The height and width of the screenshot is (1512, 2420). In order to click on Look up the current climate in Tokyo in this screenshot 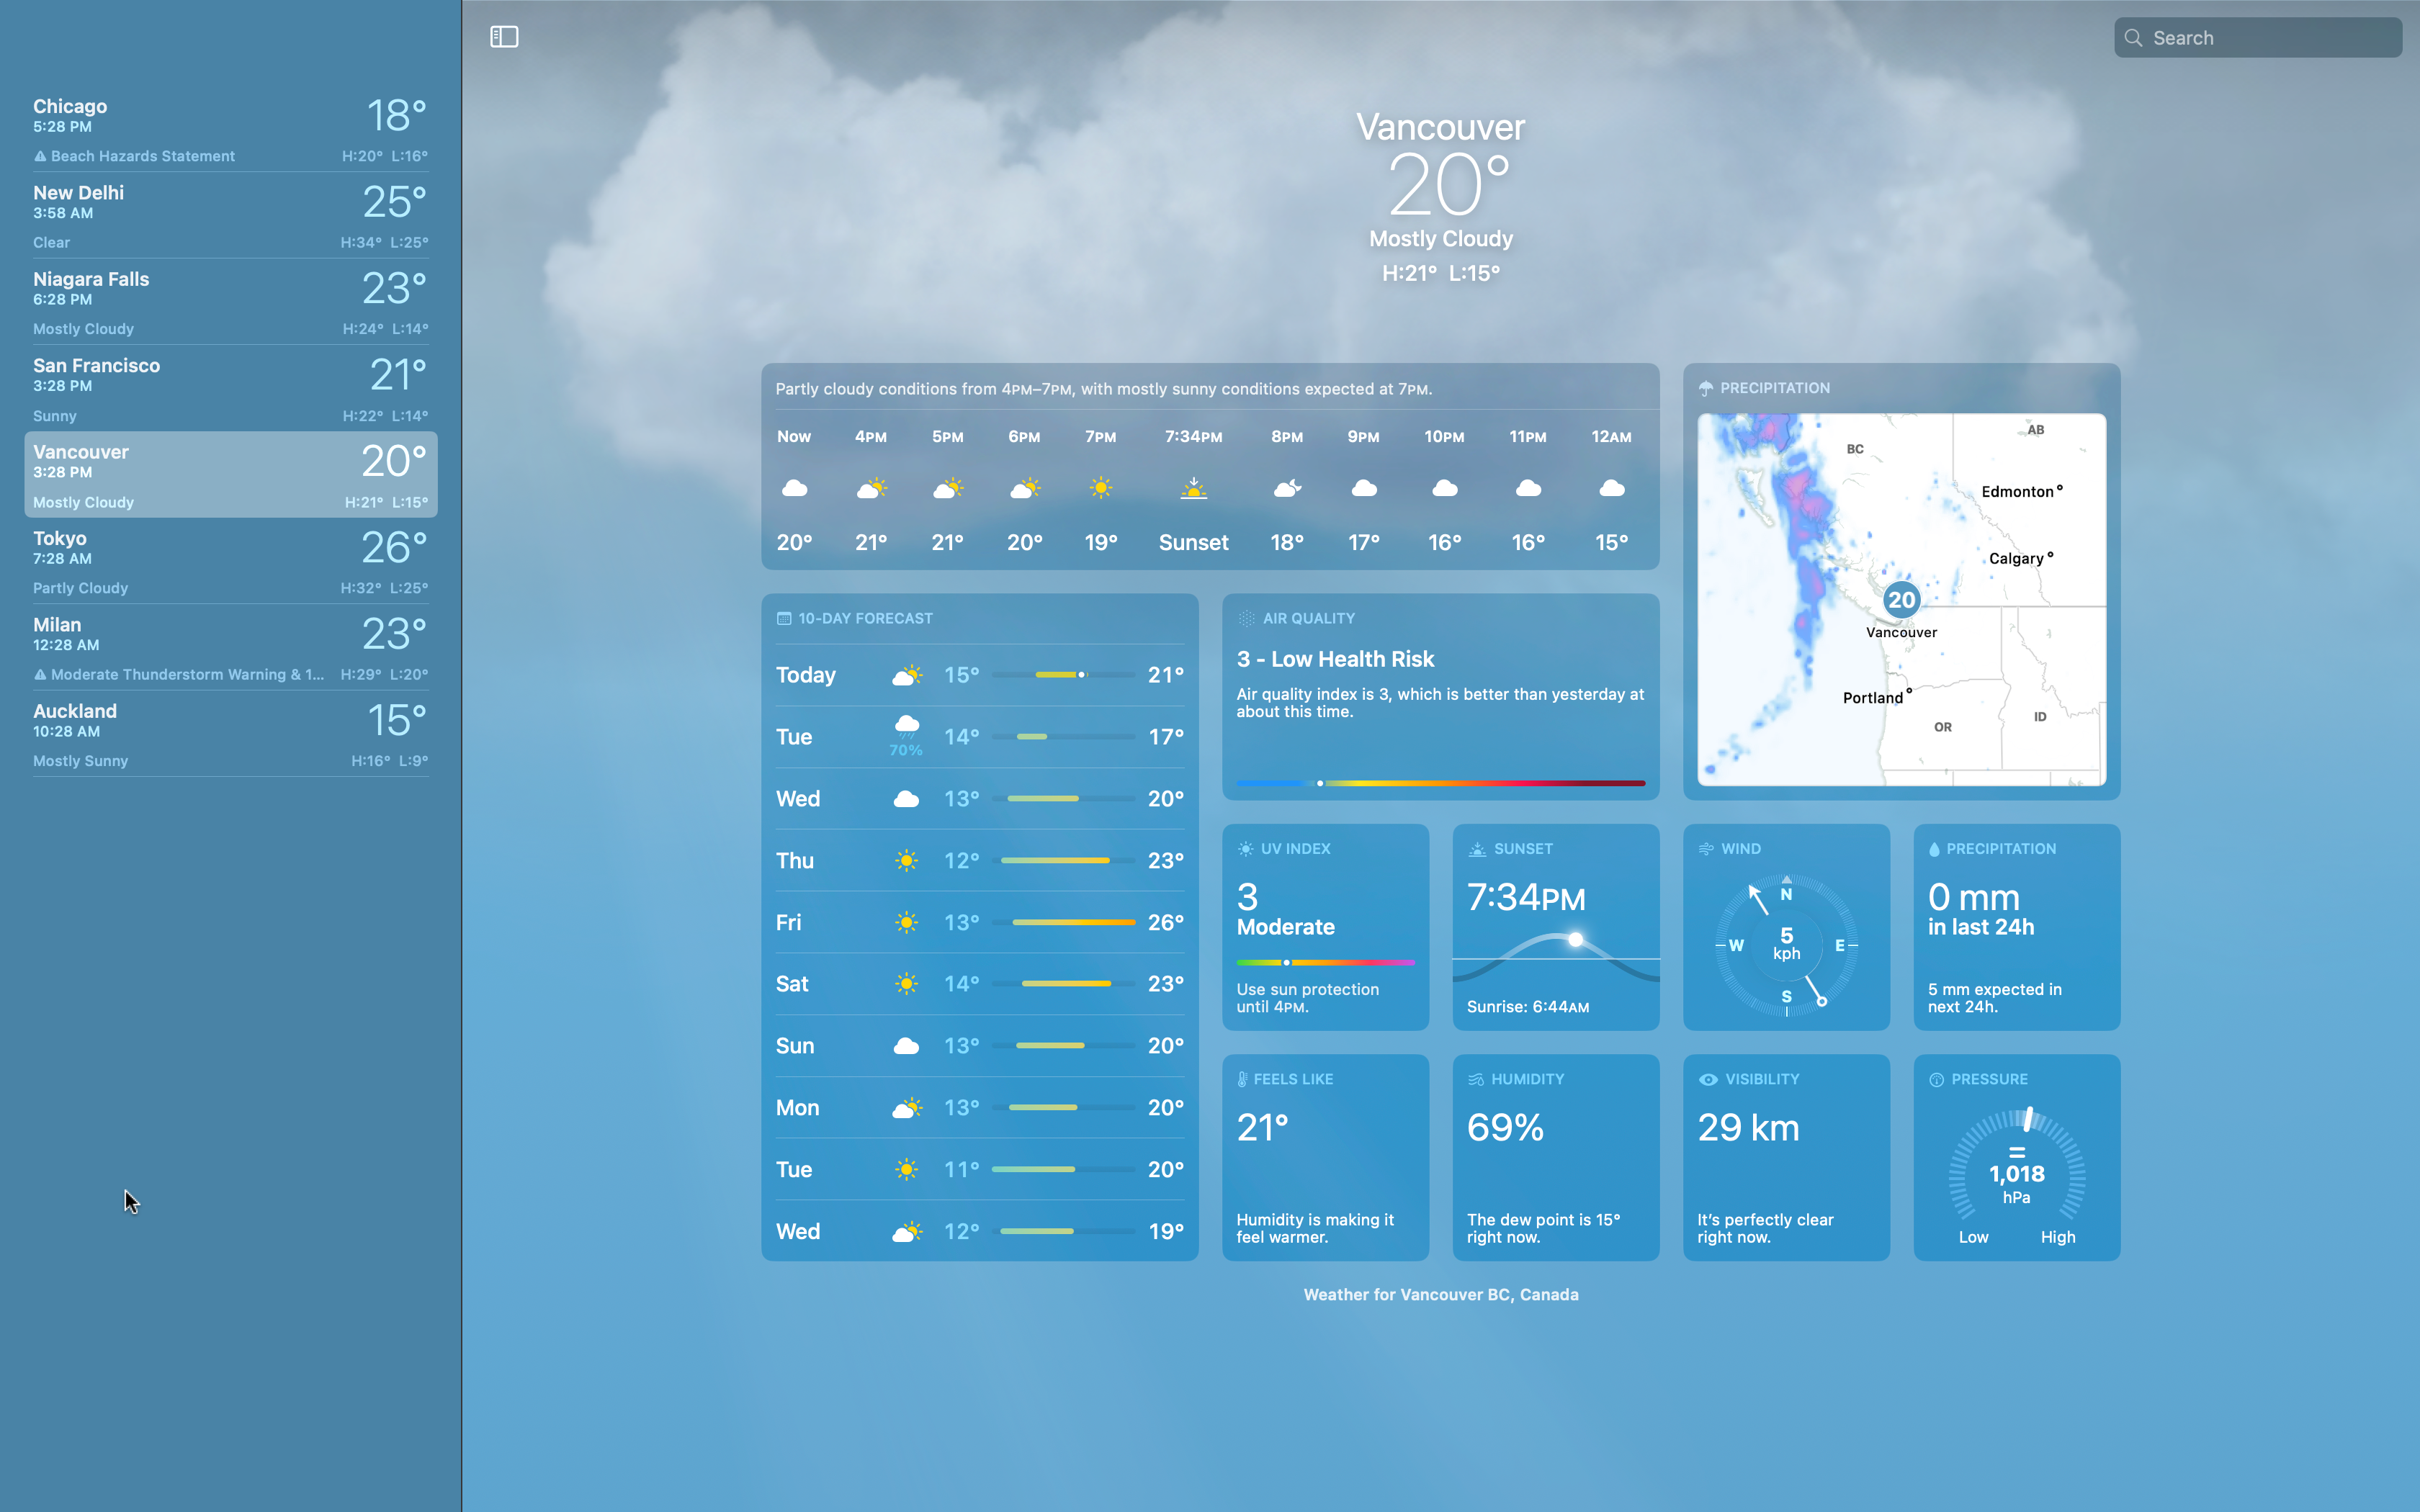, I will do `click(225, 559)`.